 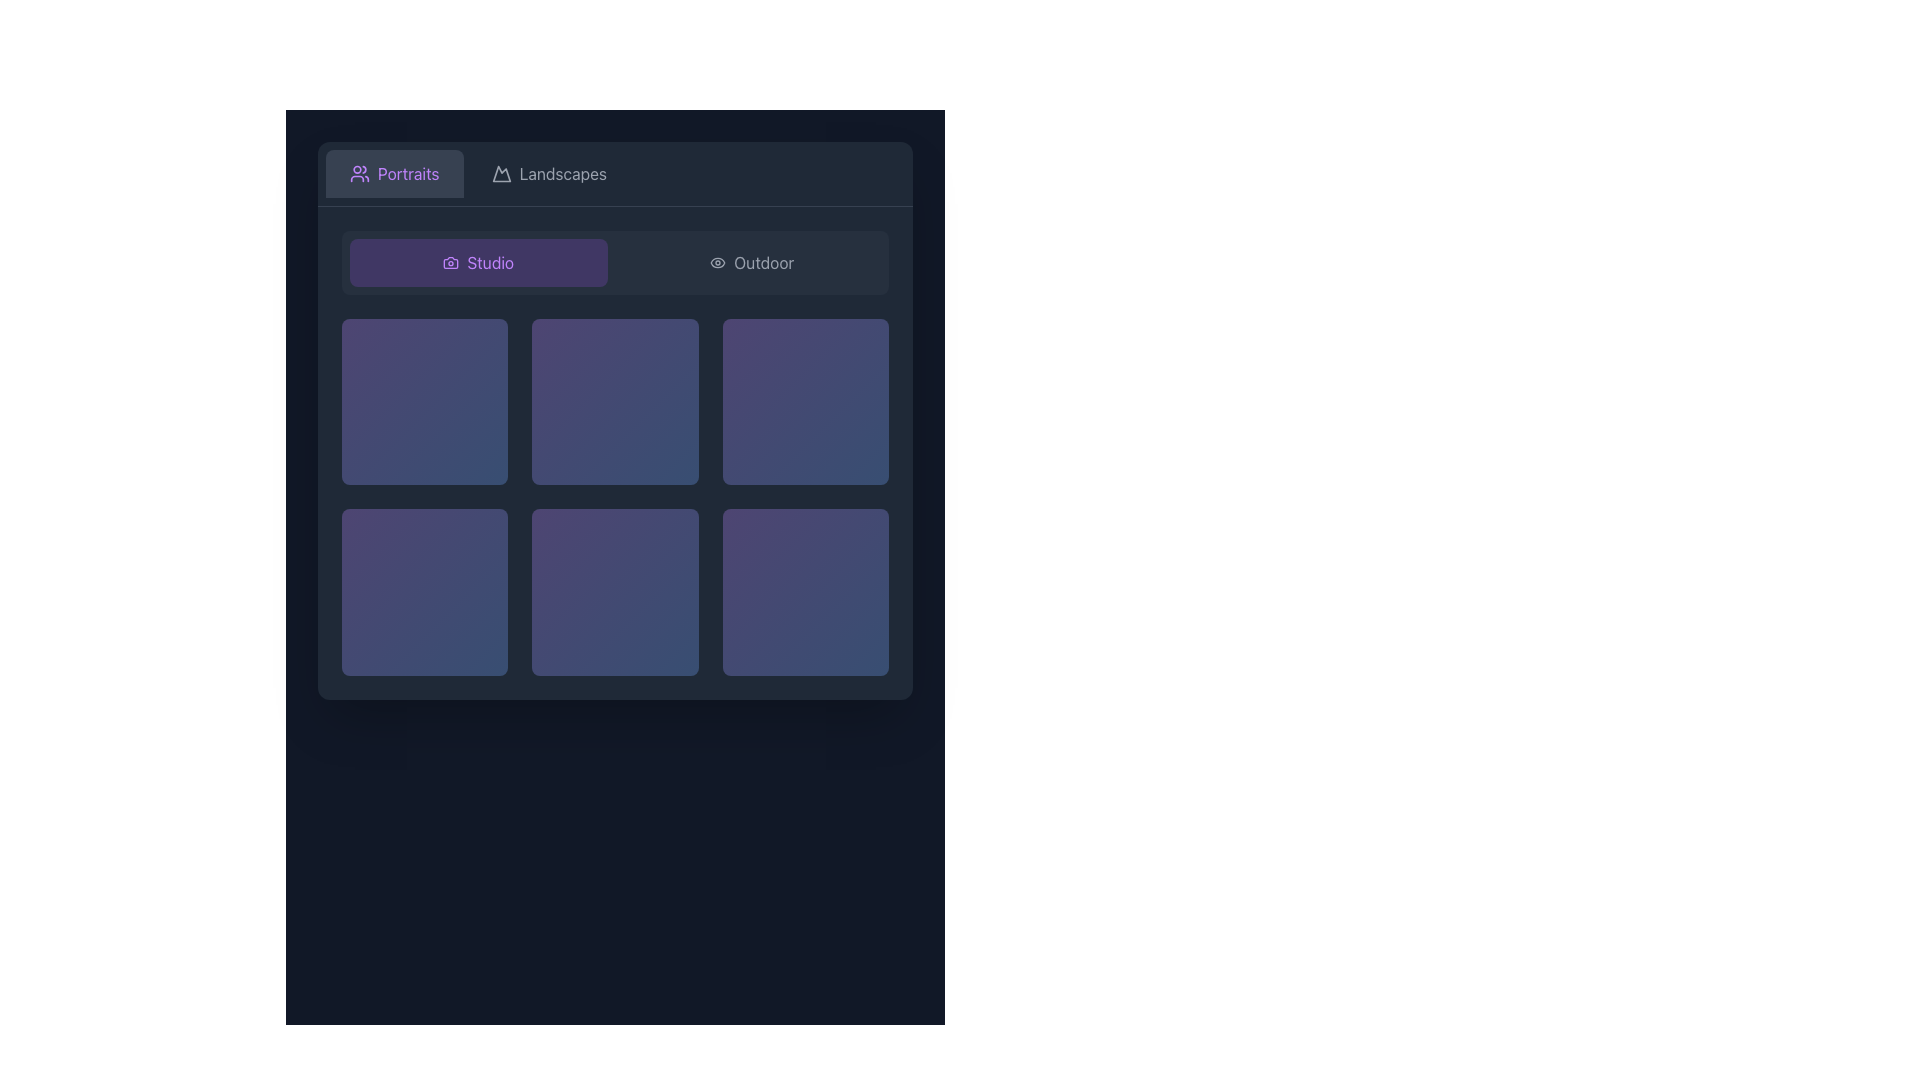 What do you see at coordinates (614, 496) in the screenshot?
I see `the middle element` at bounding box center [614, 496].